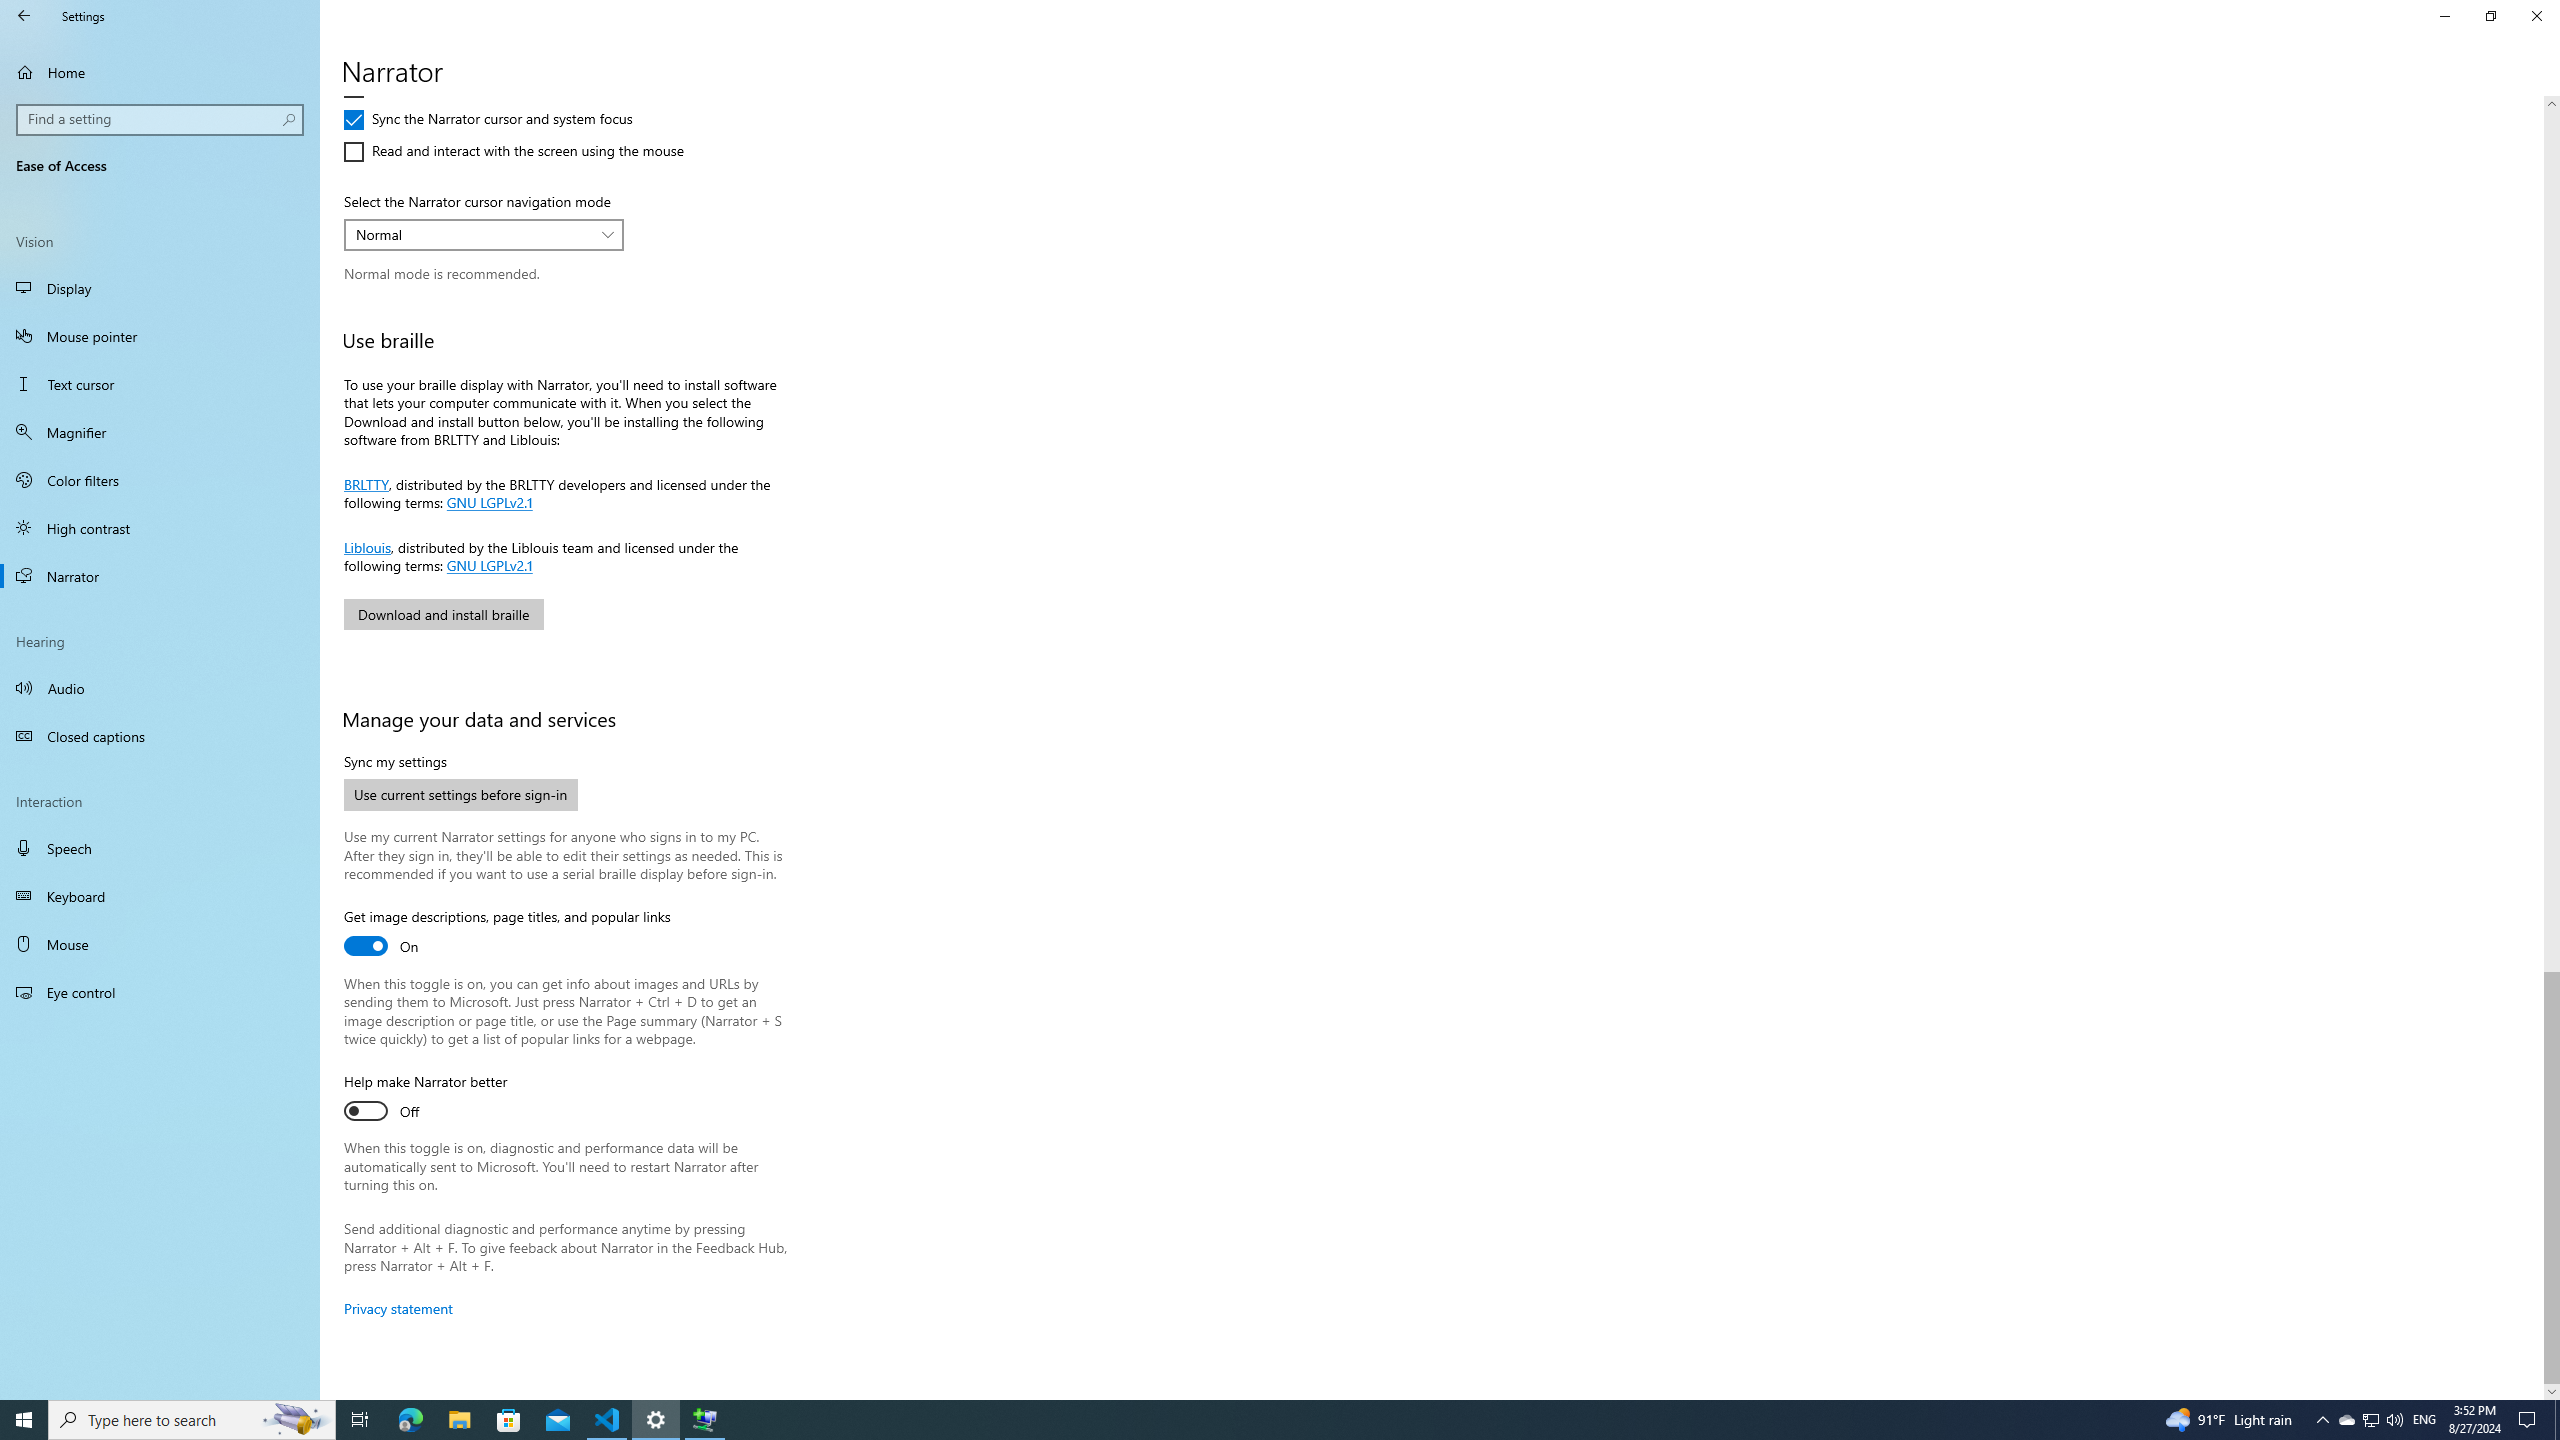 The width and height of the screenshot is (2560, 1440). What do you see at coordinates (705, 1418) in the screenshot?
I see `'Extensible Wizards Host Process - 1 running window'` at bounding box center [705, 1418].